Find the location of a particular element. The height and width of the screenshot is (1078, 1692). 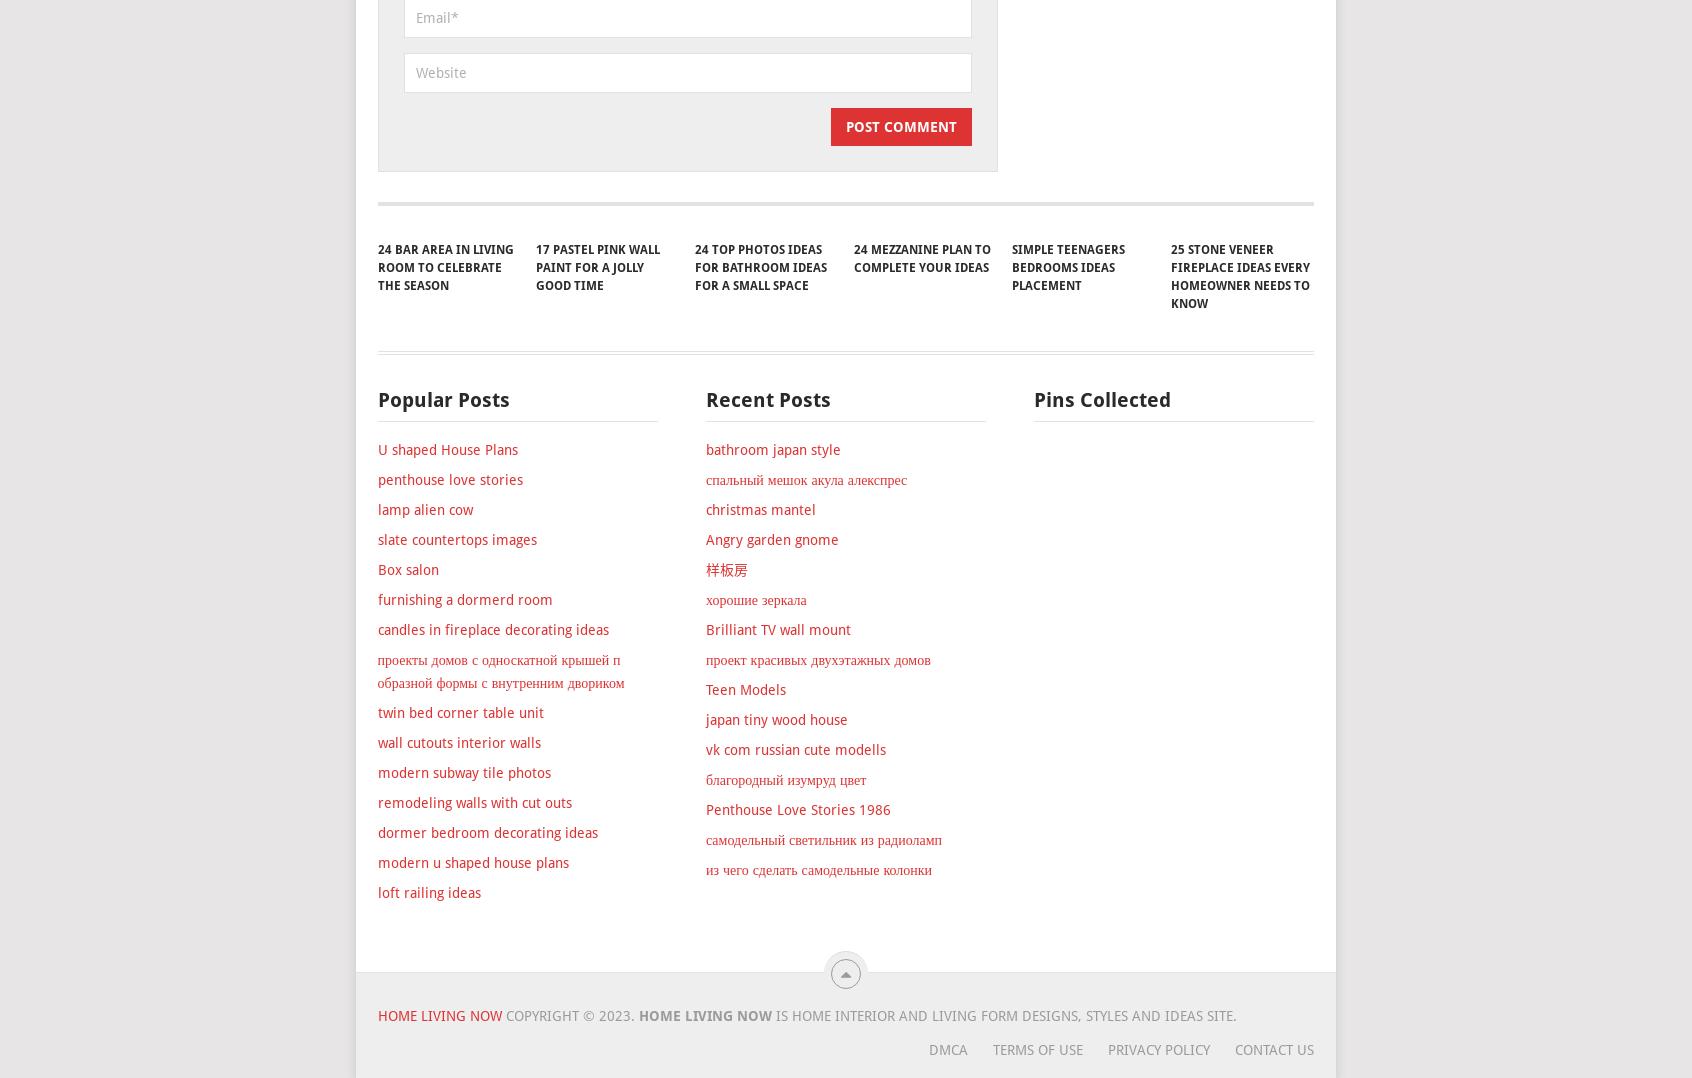

'japan tiny wood house' is located at coordinates (774, 832).